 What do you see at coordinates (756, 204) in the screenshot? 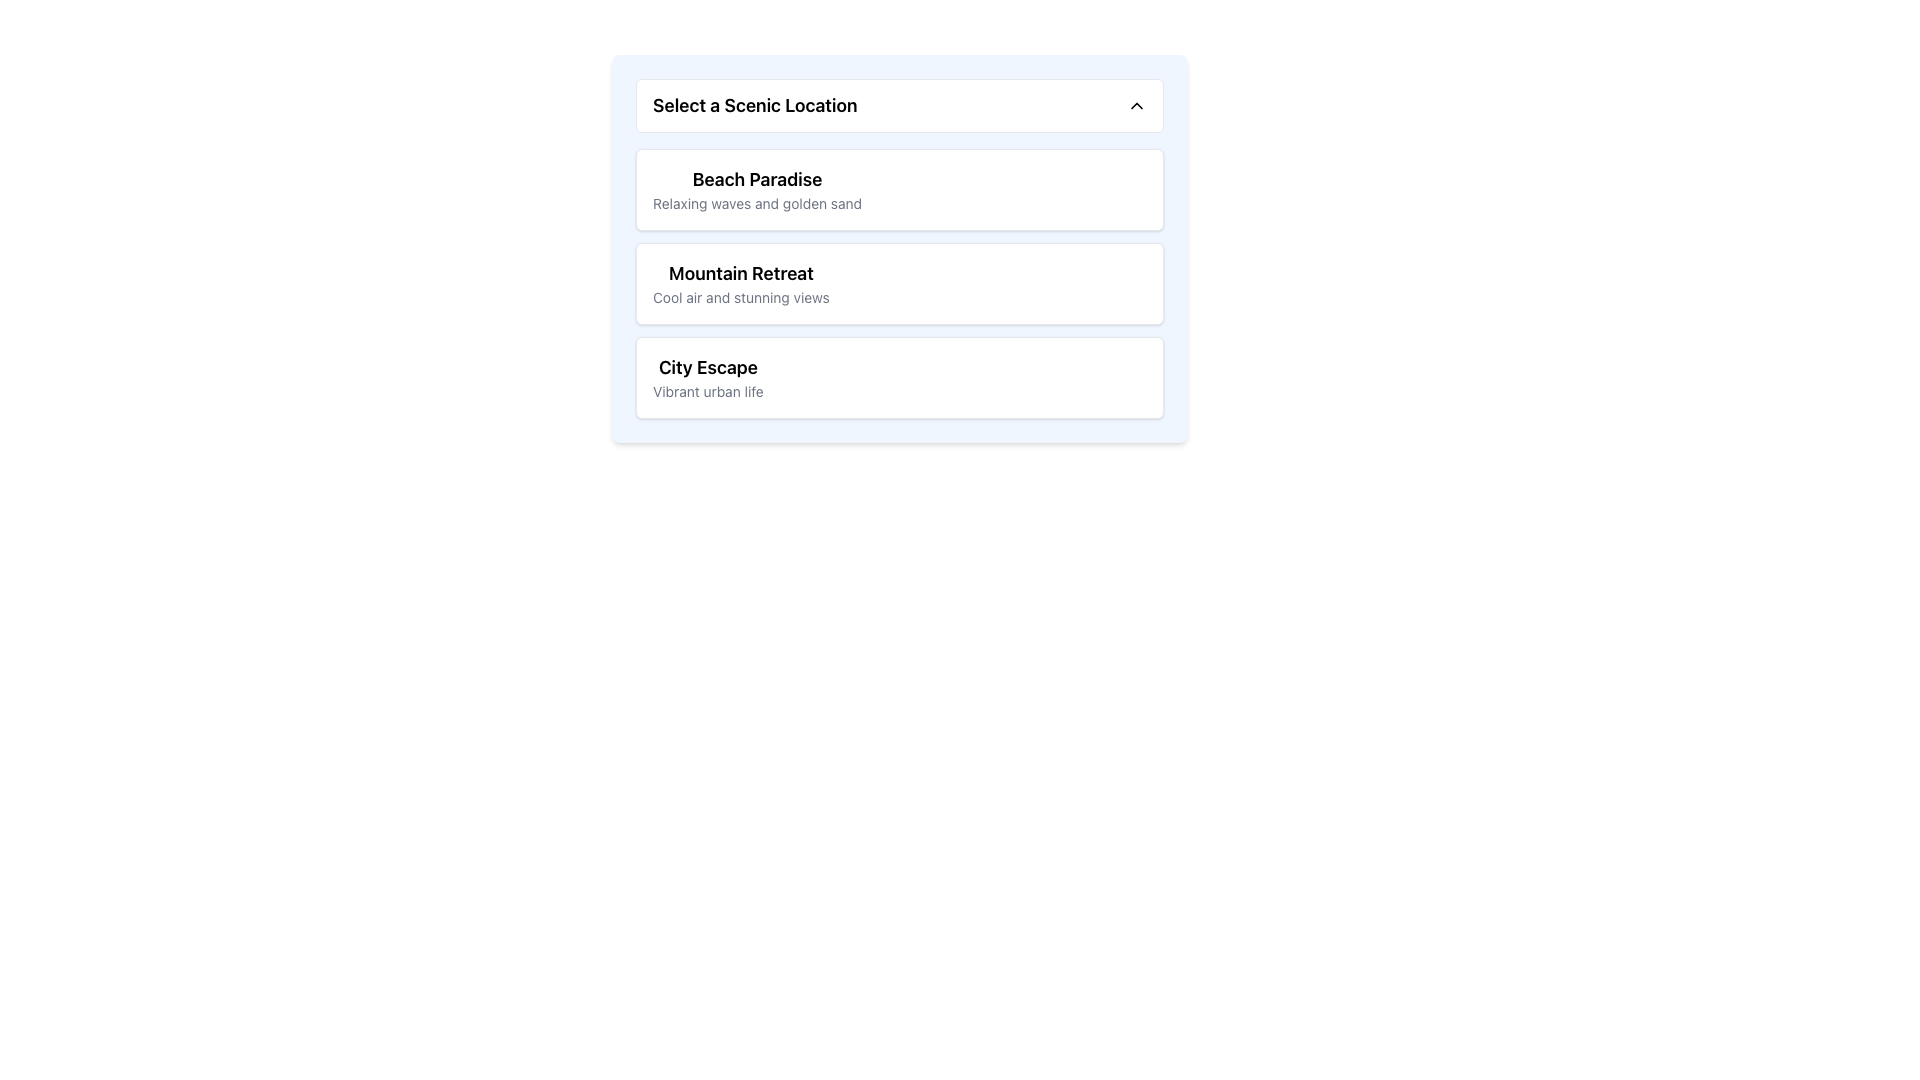
I see `text description element displaying 'Relaxing waves and golden sand' located below the title 'Beach Paradise' in the first list item of the vertical menu` at bounding box center [756, 204].